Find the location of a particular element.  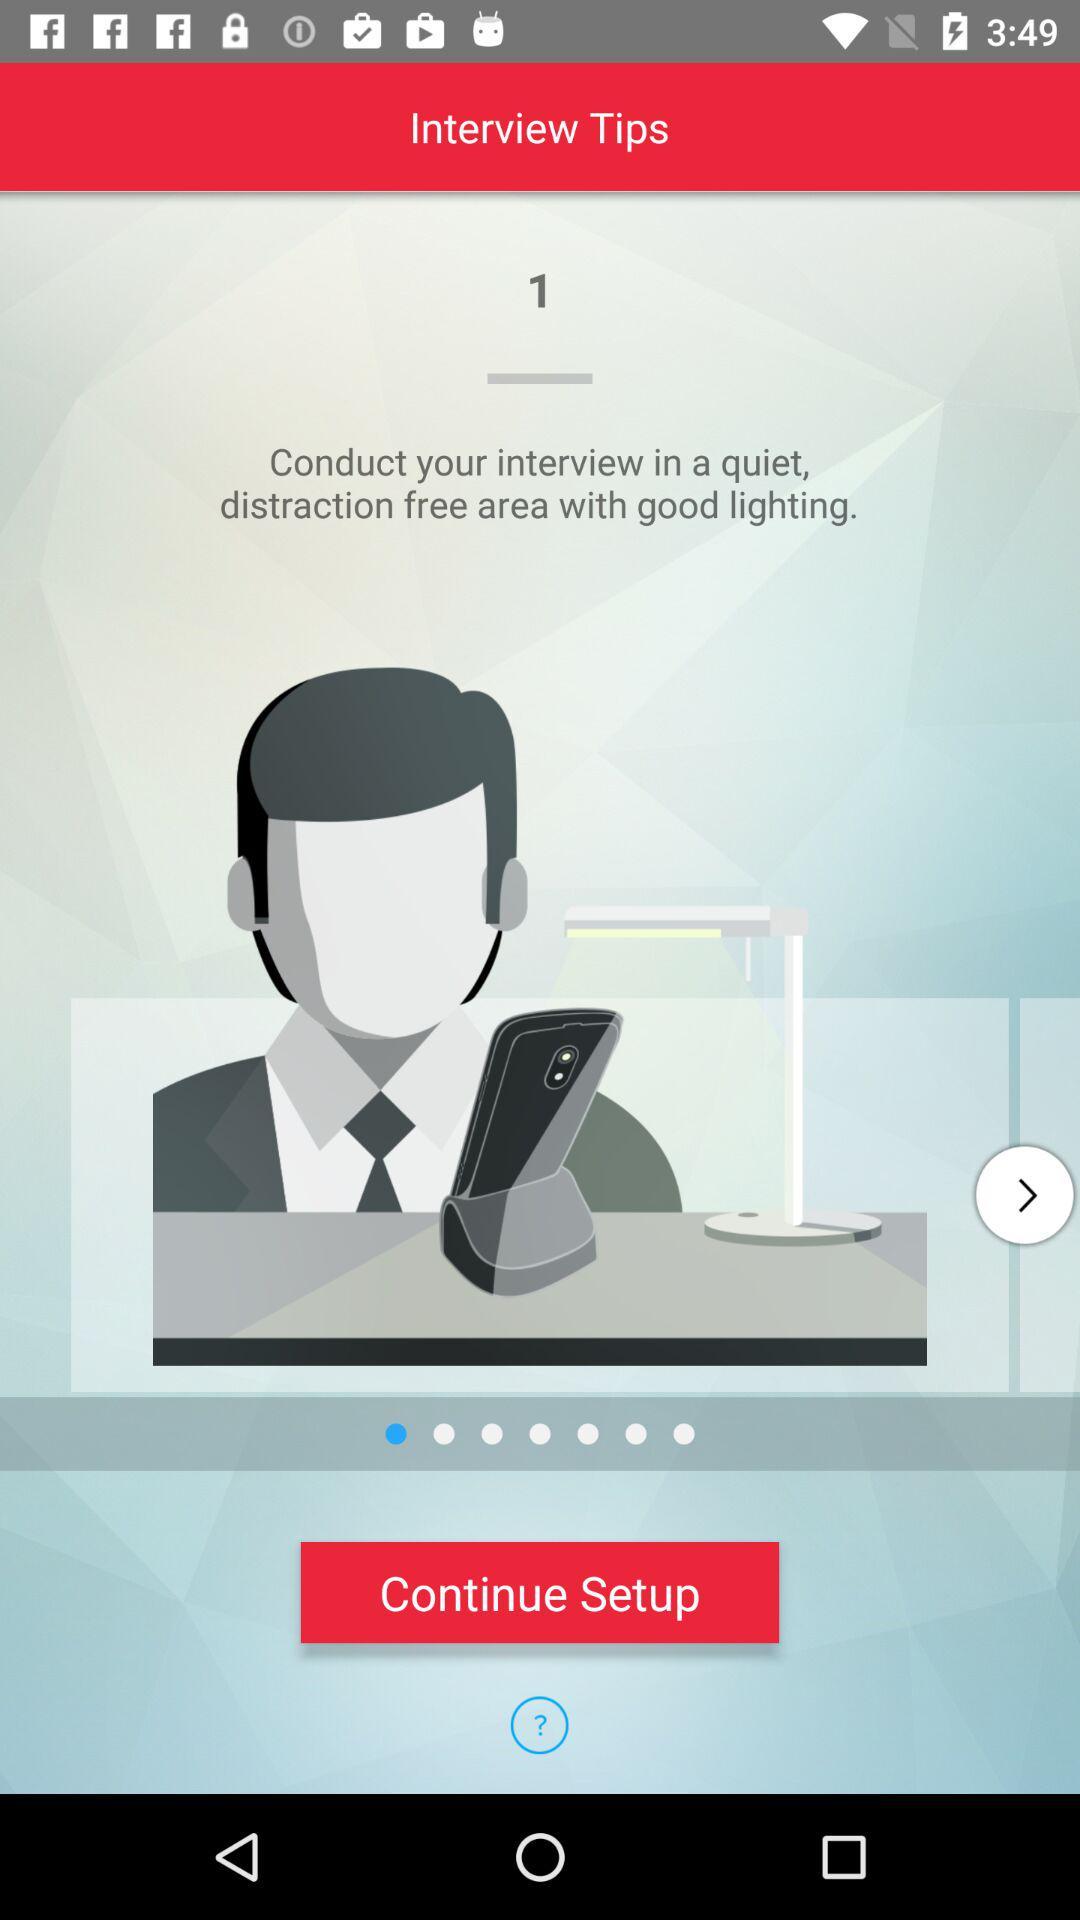

next option is located at coordinates (1024, 1195).